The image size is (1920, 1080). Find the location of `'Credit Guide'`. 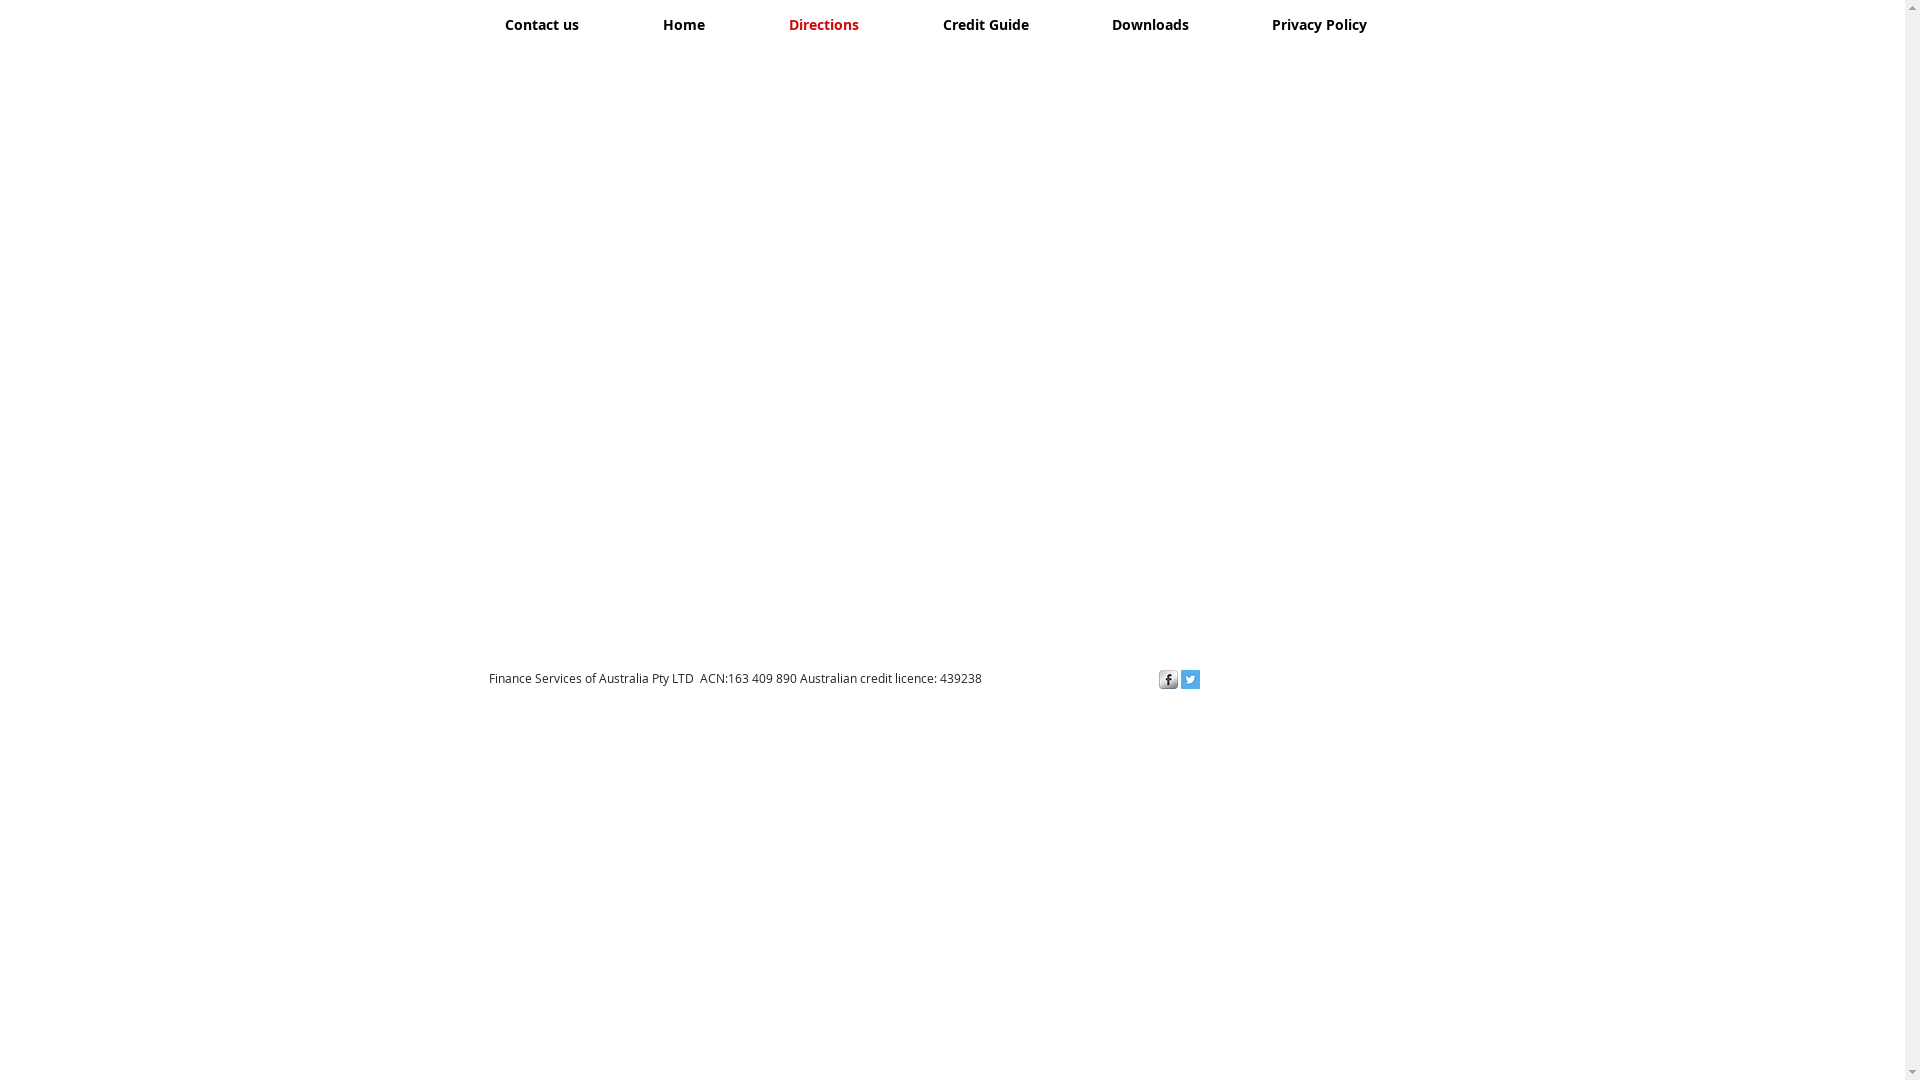

'Credit Guide' is located at coordinates (899, 24).